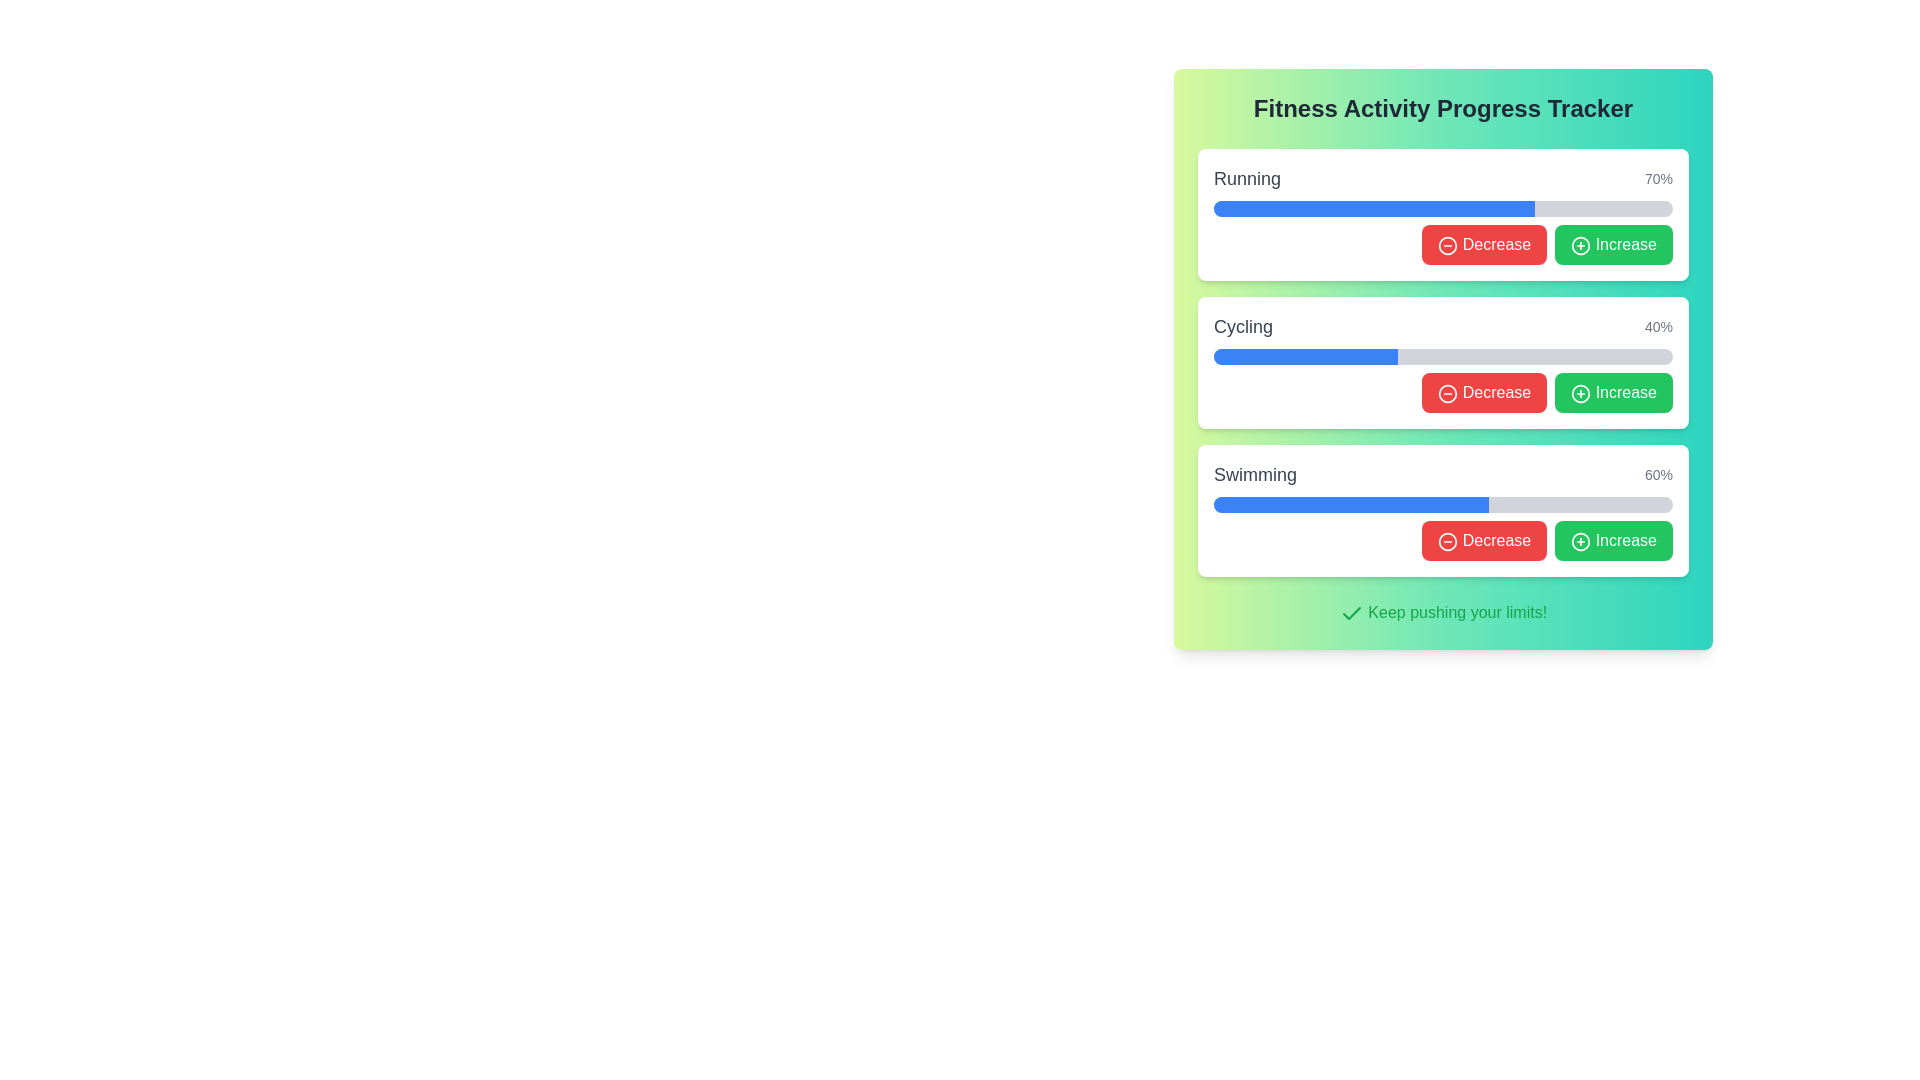 This screenshot has height=1080, width=1920. I want to click on text label displaying 'Swimming' which is located at the top-left corner of the third panel in the progress tracker, so click(1254, 474).